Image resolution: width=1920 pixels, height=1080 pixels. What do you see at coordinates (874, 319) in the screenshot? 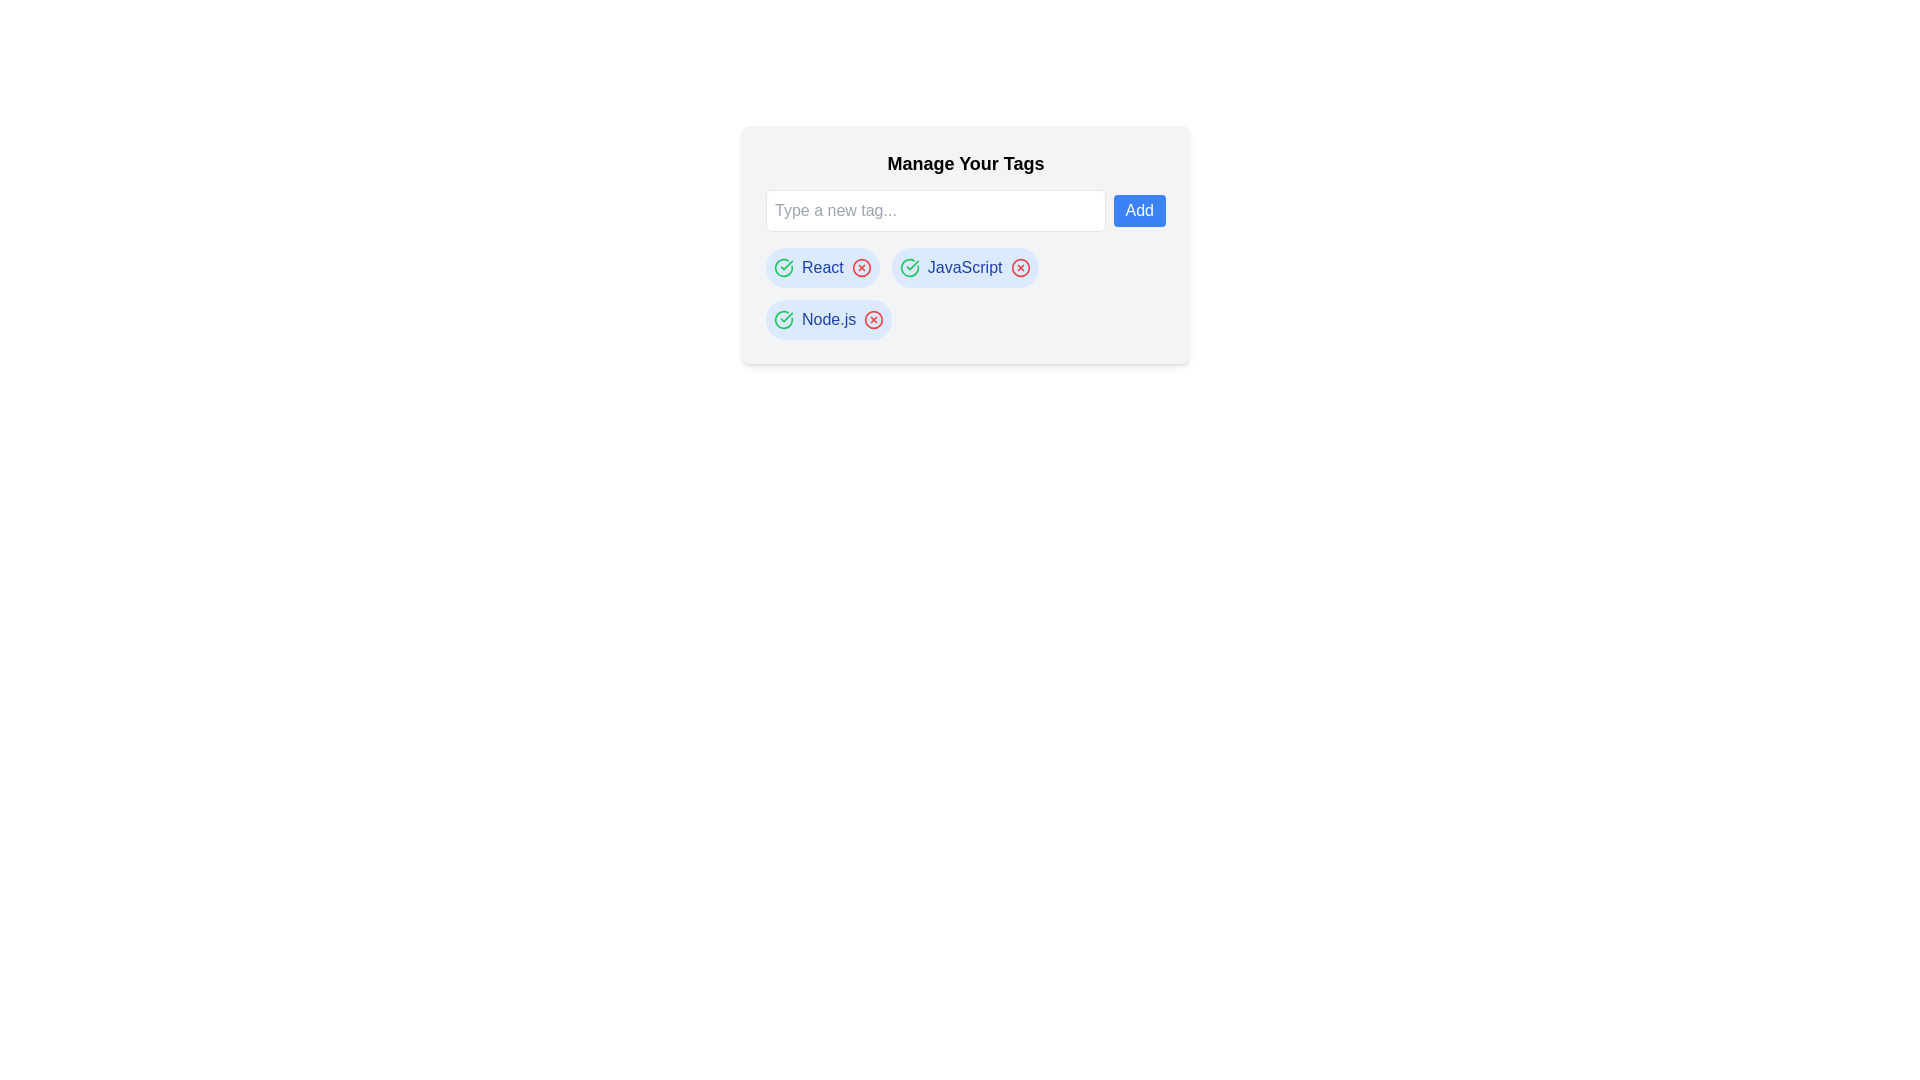
I see `red 'X' icon next to the tag labeled Node.js to remove it` at bounding box center [874, 319].